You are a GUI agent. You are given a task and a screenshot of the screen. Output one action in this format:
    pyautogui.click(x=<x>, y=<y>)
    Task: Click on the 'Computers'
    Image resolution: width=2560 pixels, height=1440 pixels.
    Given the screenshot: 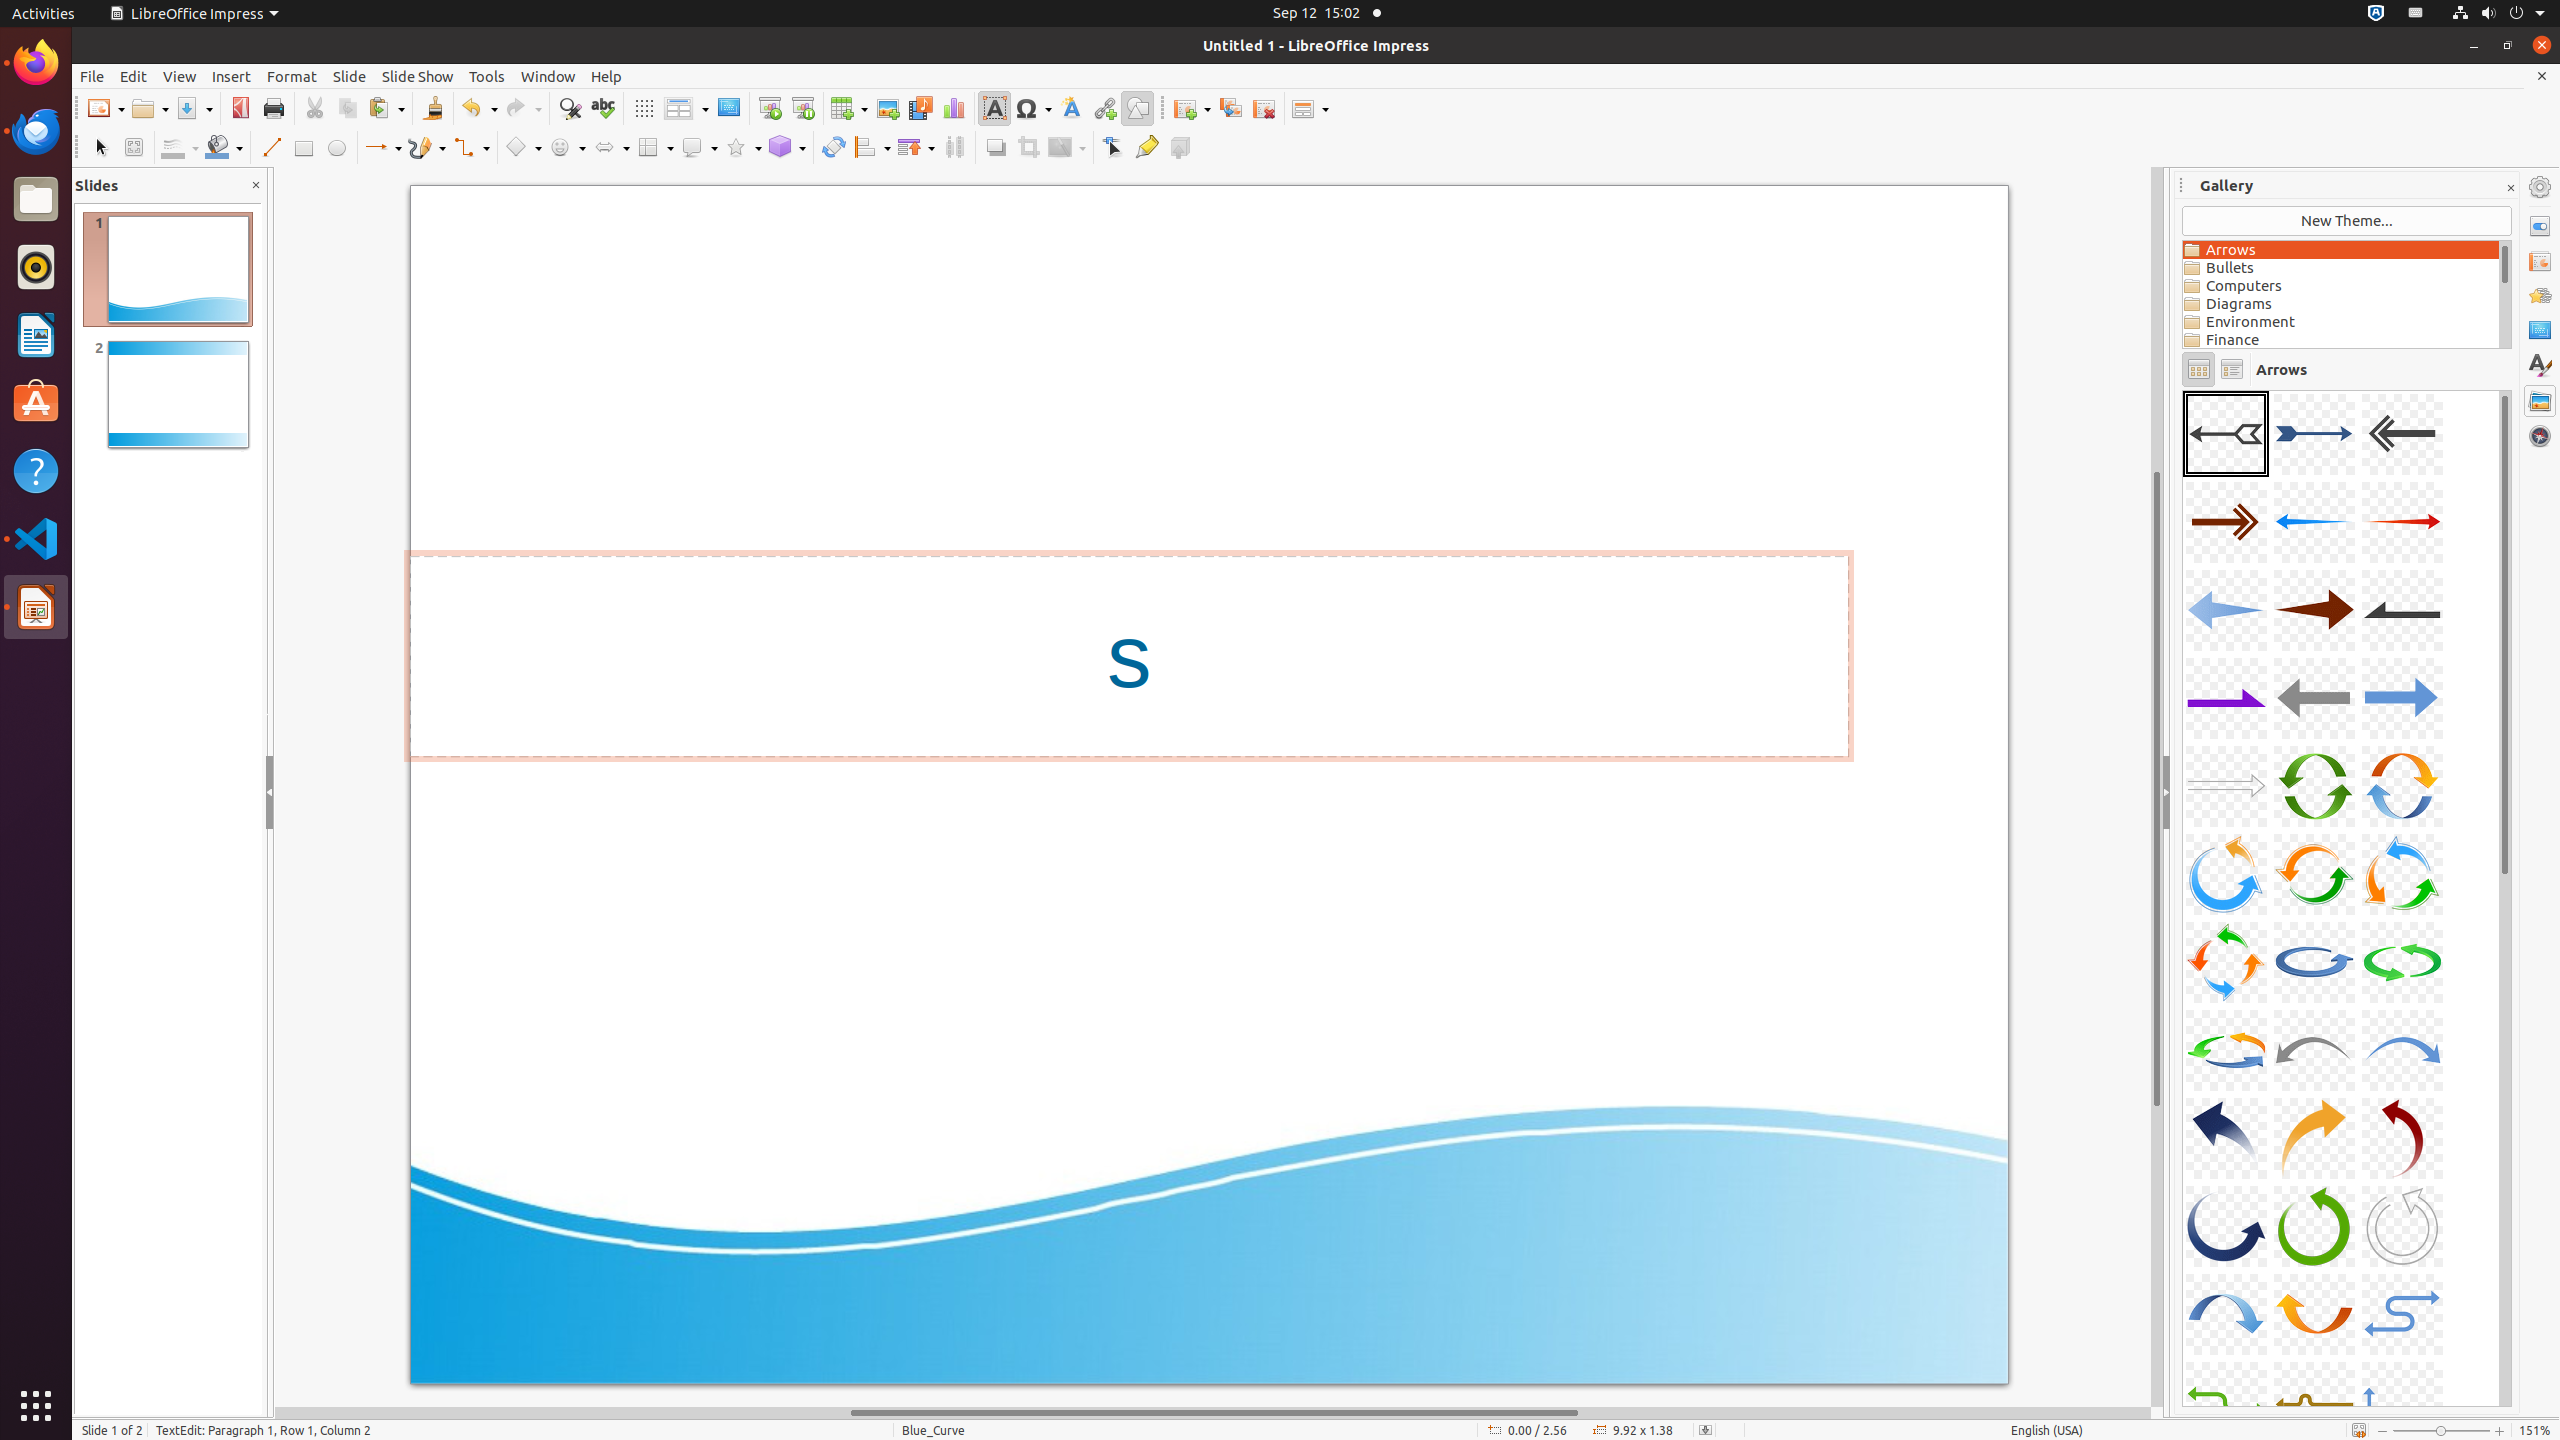 What is the action you would take?
    pyautogui.click(x=2340, y=284)
    